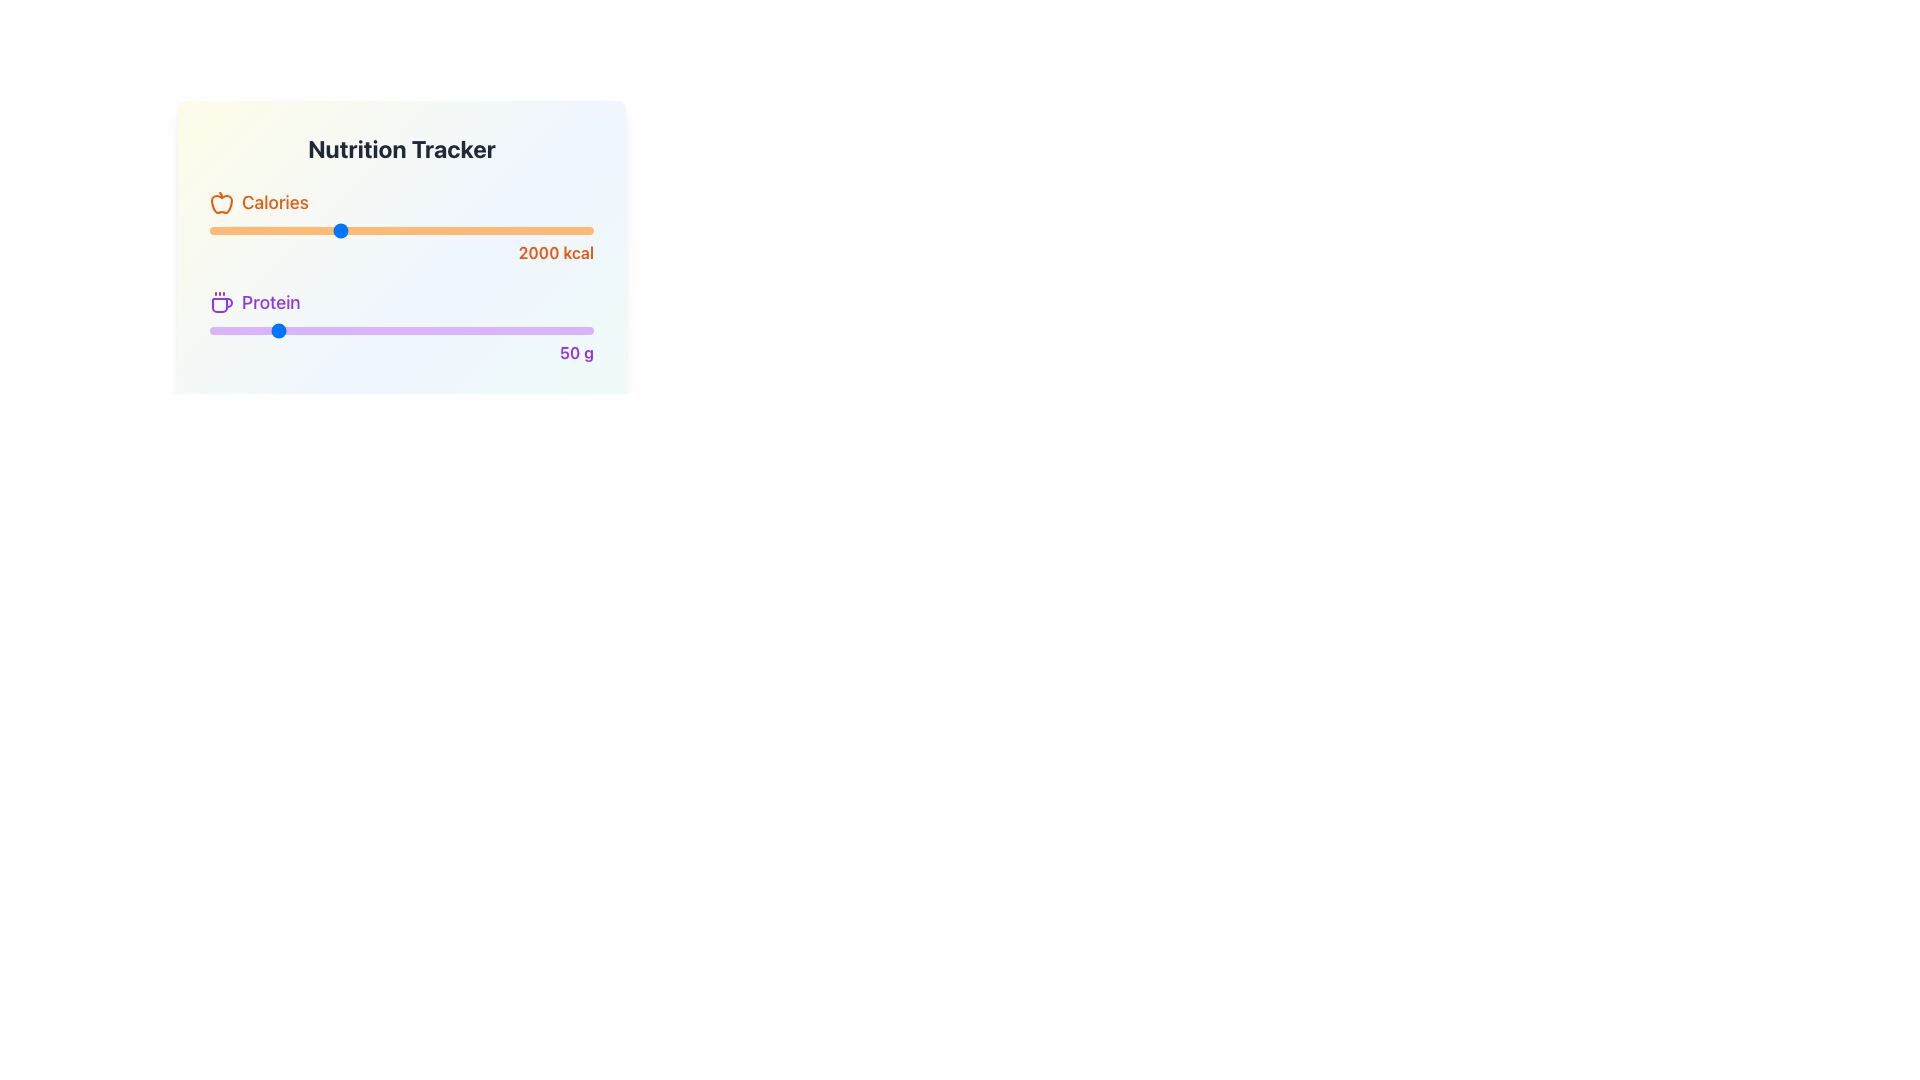  I want to click on calorie goal, so click(442, 230).